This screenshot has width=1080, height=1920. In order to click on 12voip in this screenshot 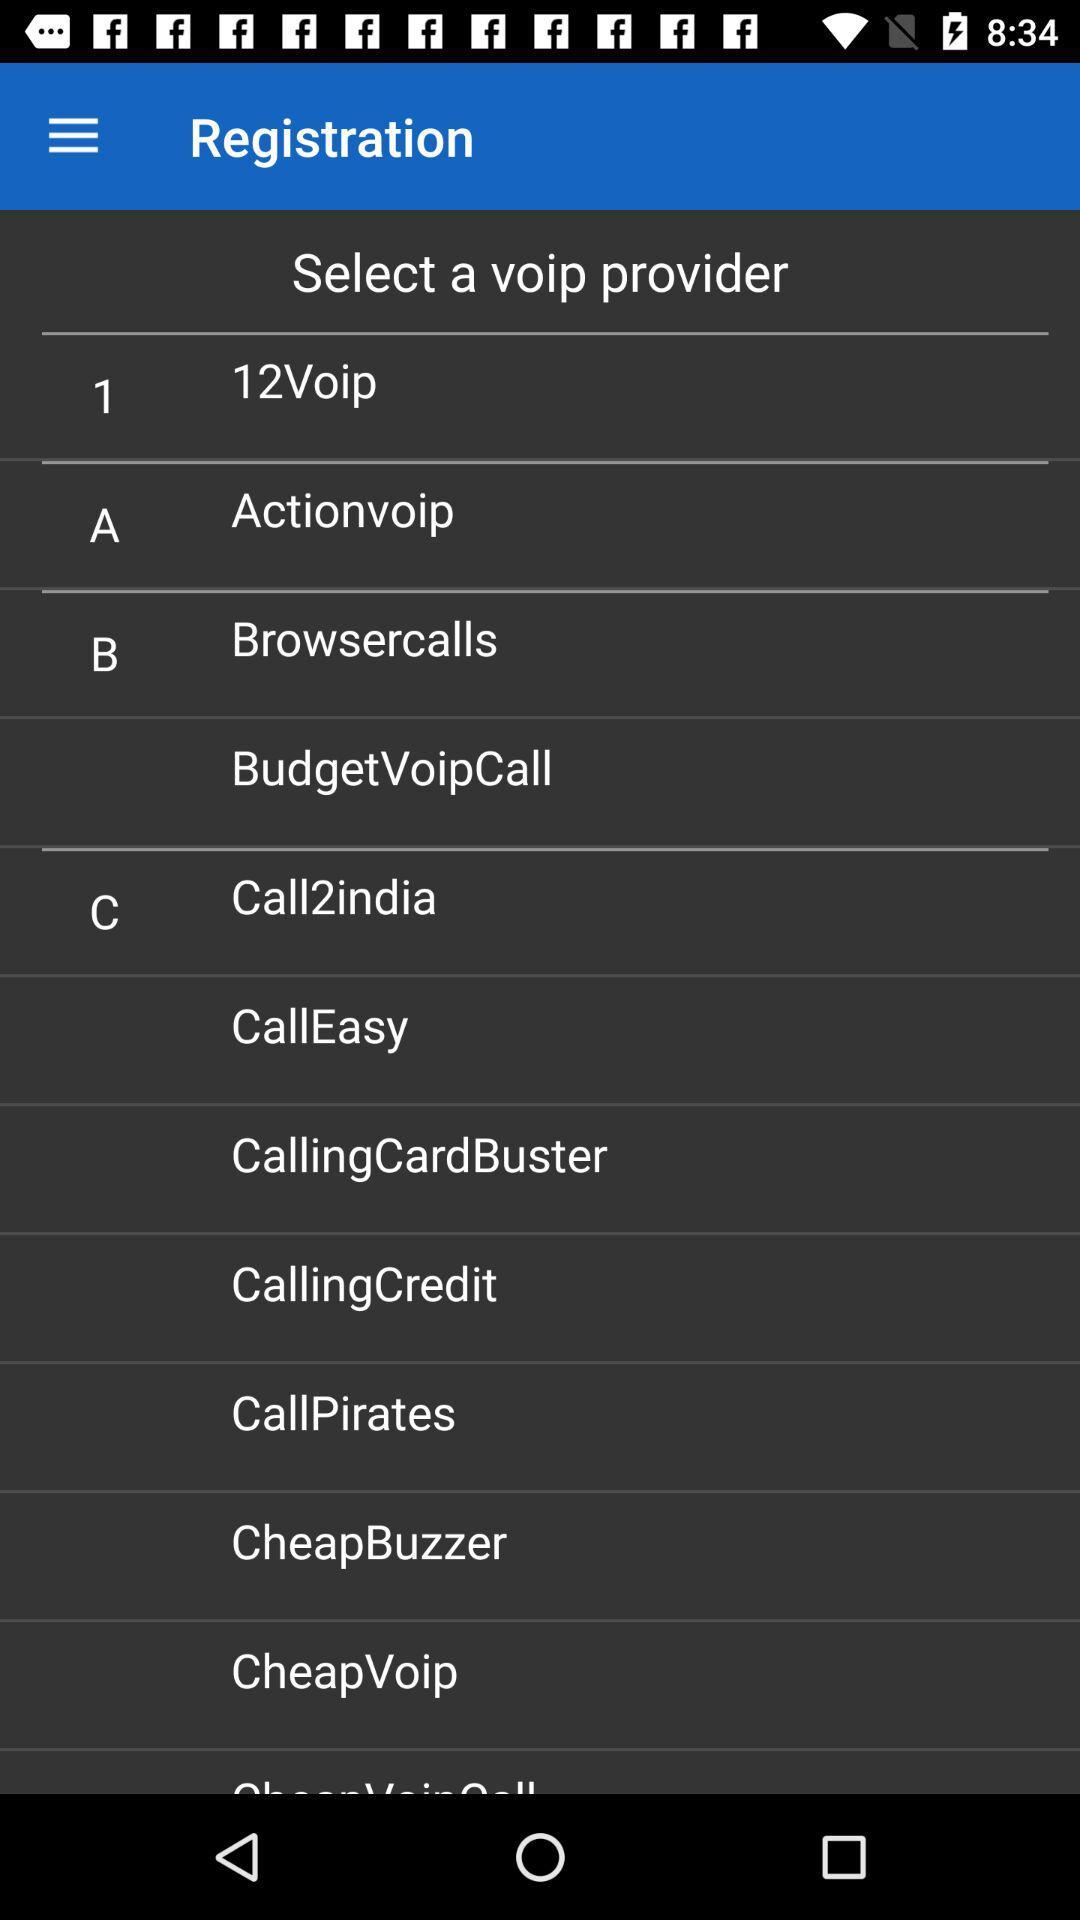, I will do `click(312, 379)`.